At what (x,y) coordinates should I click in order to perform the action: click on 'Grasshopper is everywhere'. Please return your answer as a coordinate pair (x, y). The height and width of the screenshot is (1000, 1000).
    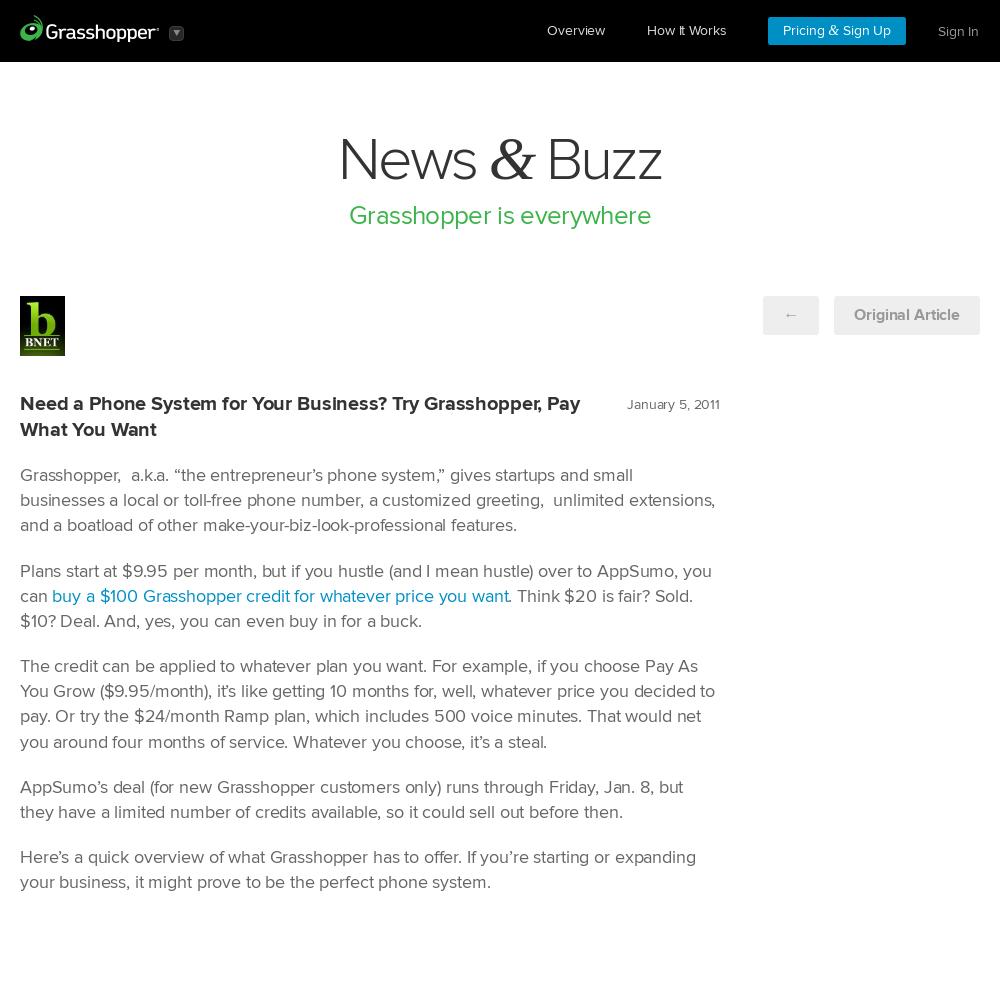
    Looking at the image, I should click on (498, 215).